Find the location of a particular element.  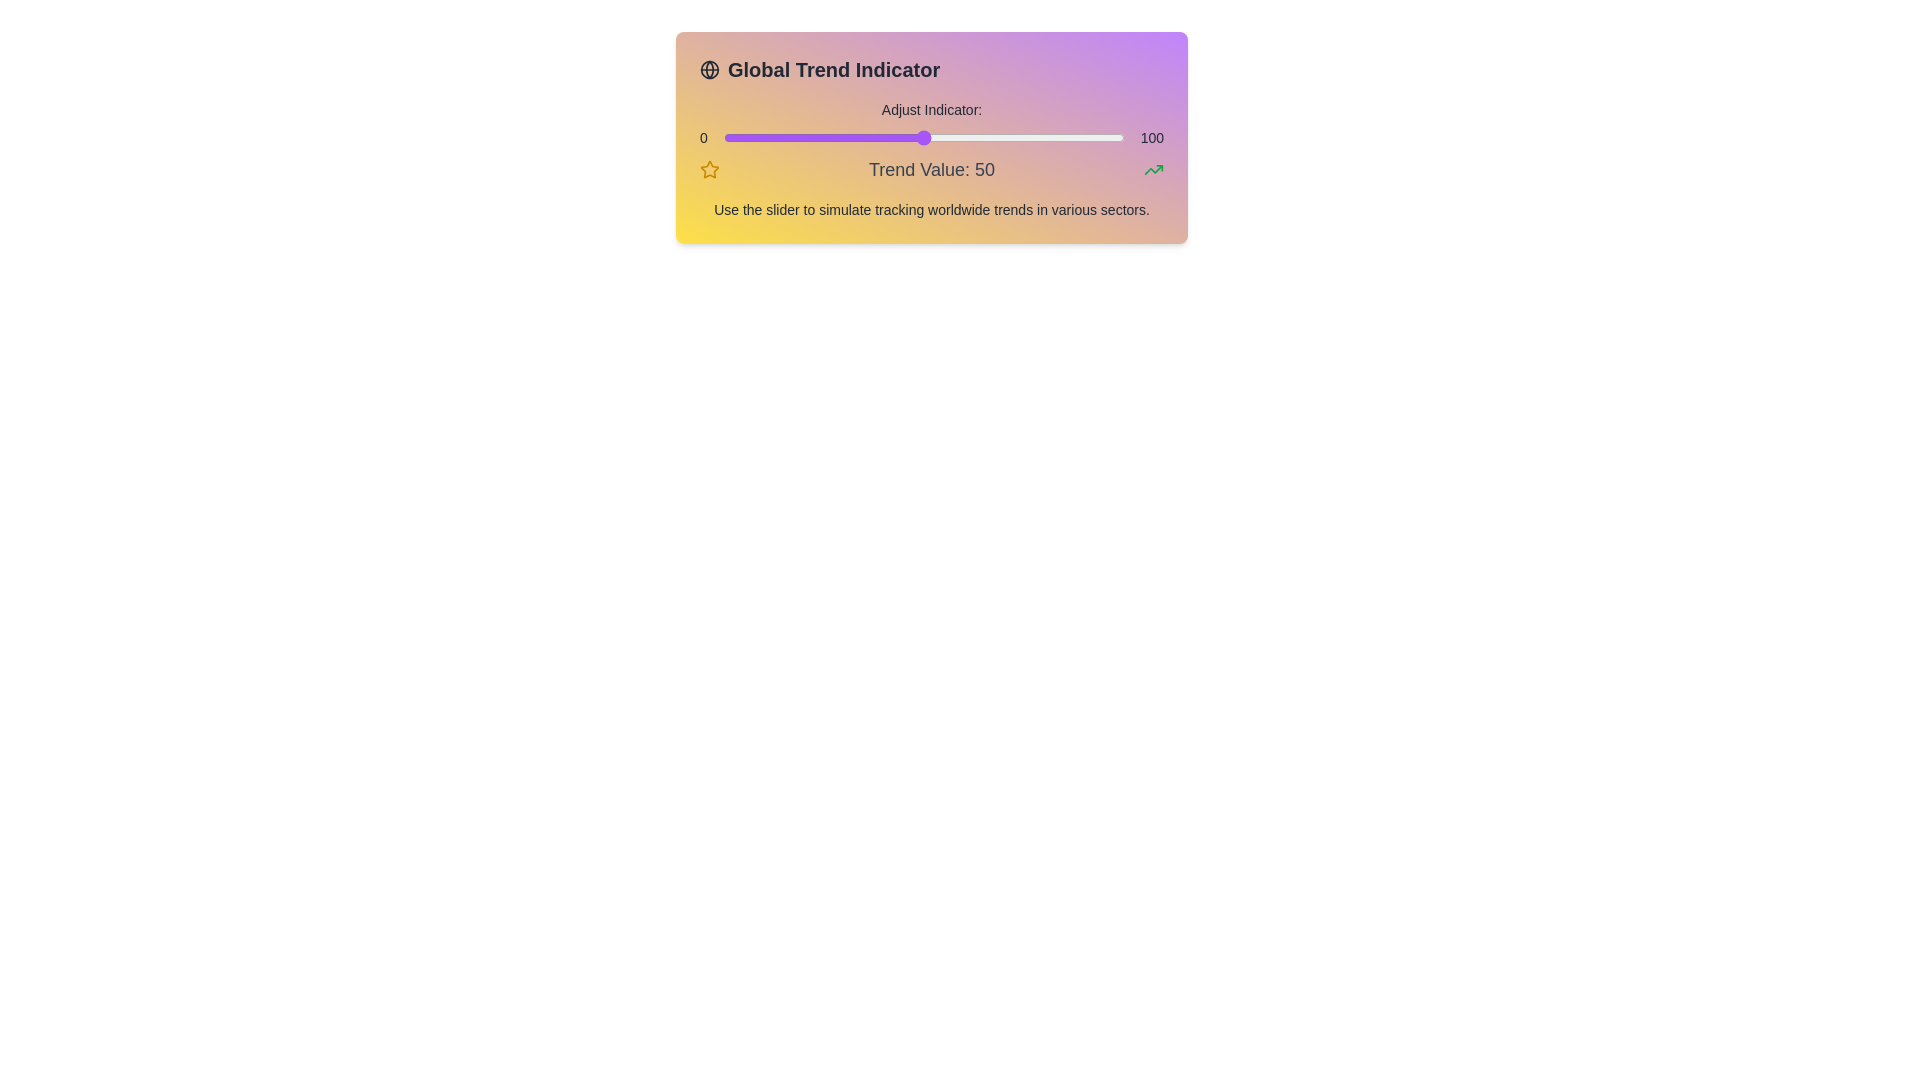

the slider to set the value to 71 is located at coordinates (1008, 137).